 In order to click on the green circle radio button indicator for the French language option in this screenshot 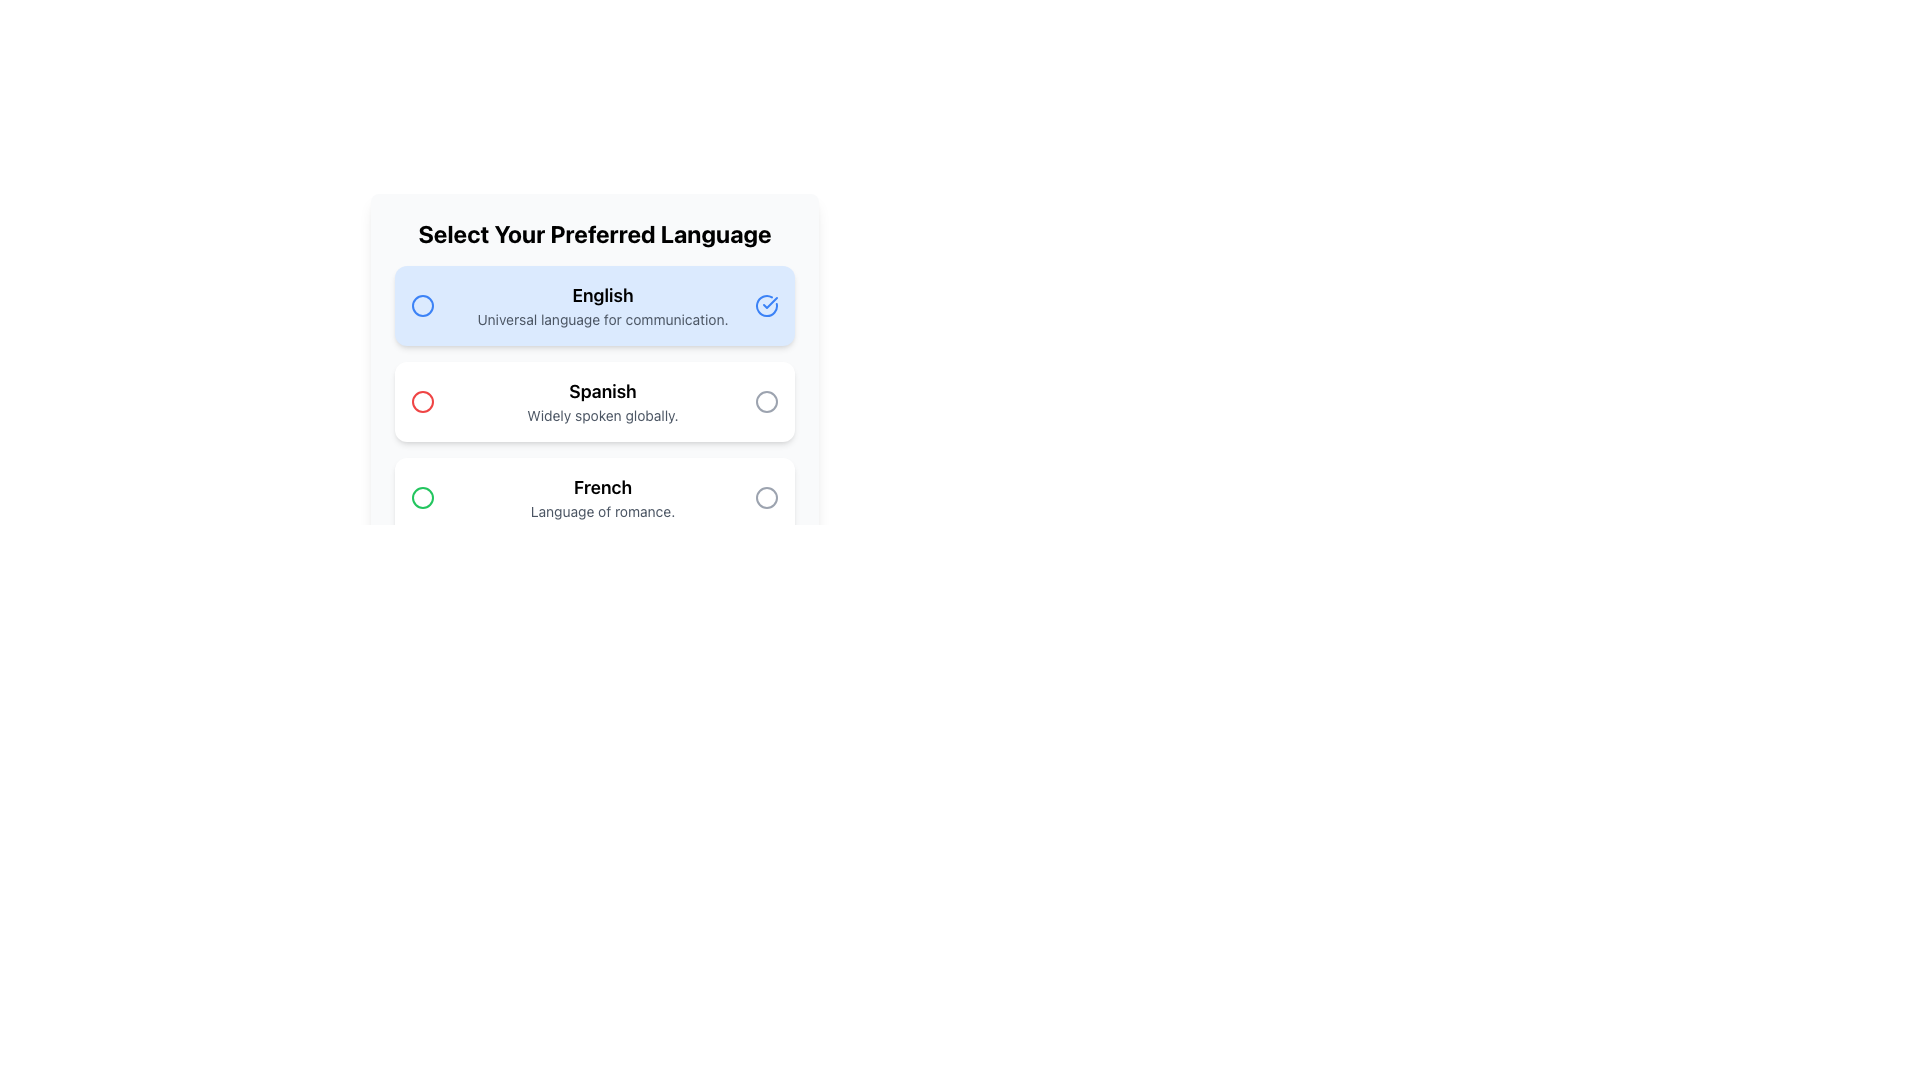, I will do `click(421, 496)`.